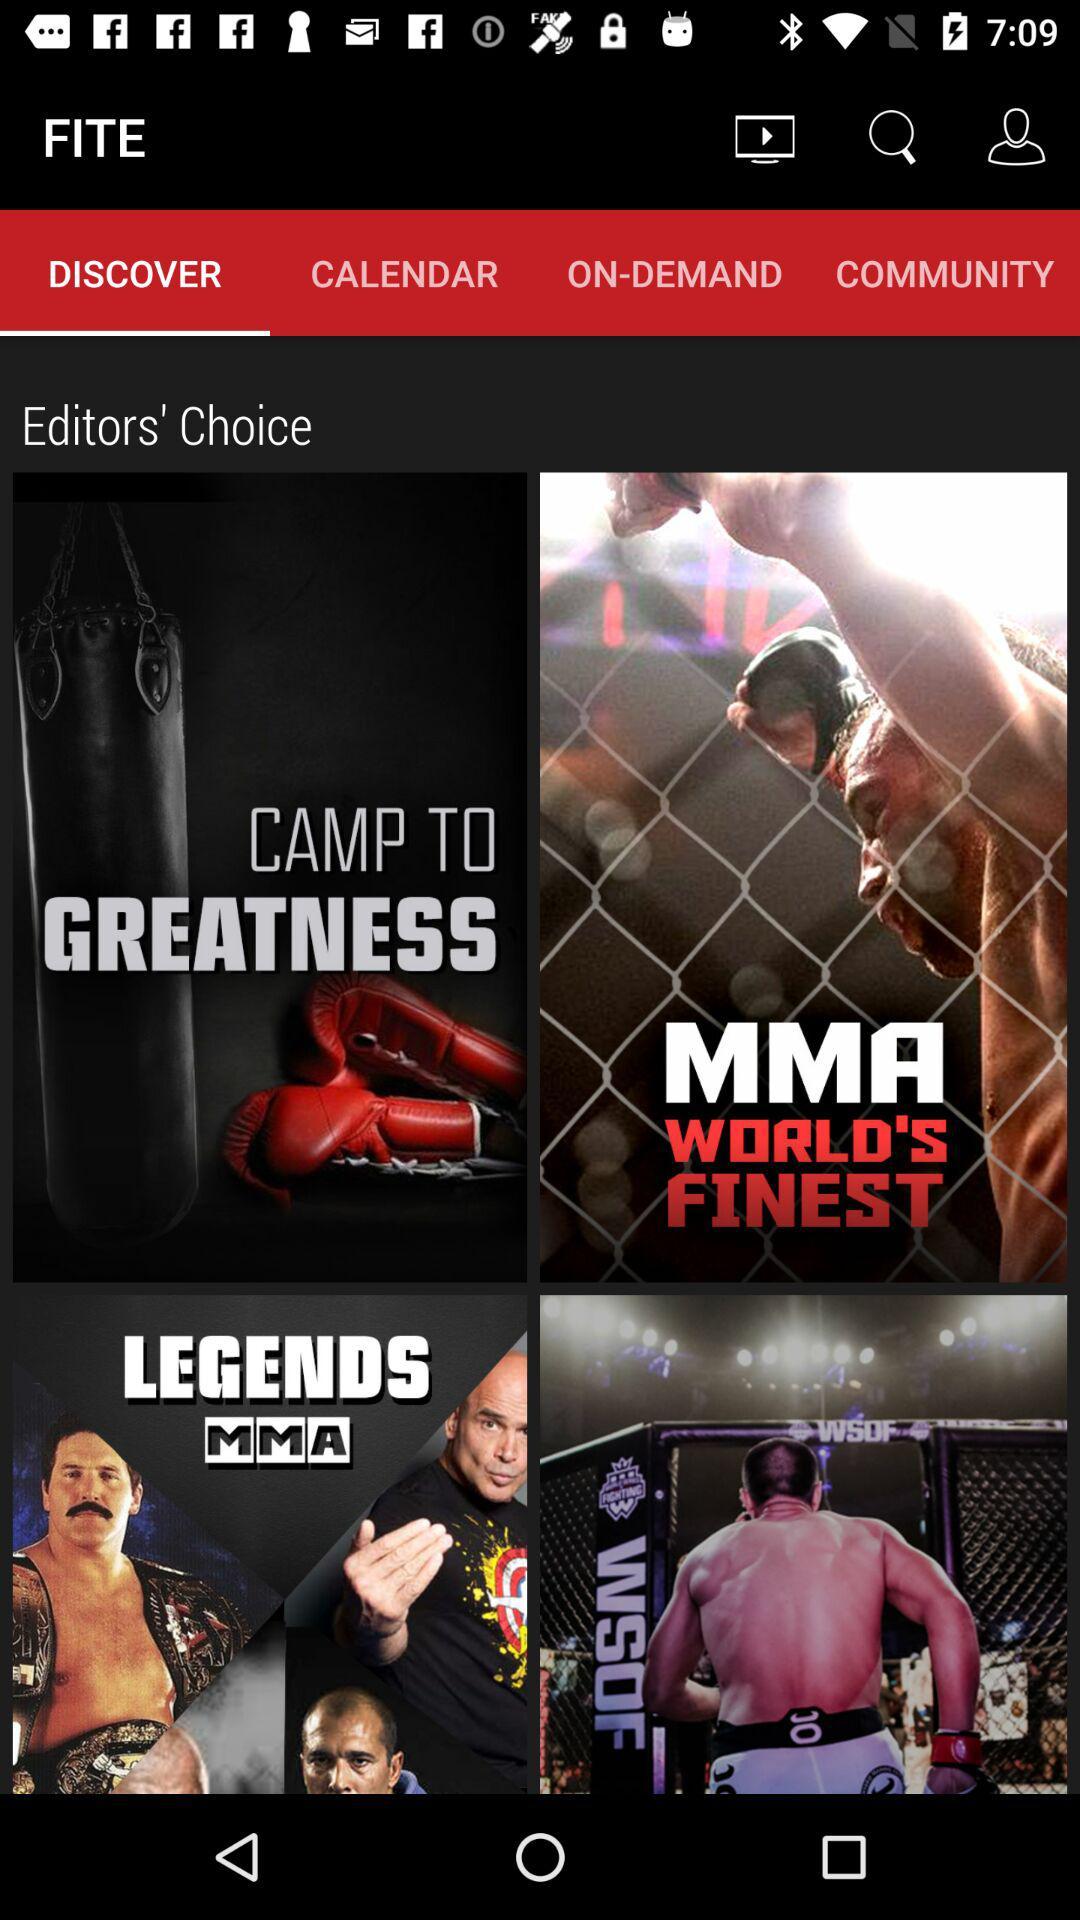 This screenshot has height=1920, width=1080. Describe the element at coordinates (802, 877) in the screenshot. I see `the mma world 's finest option` at that location.